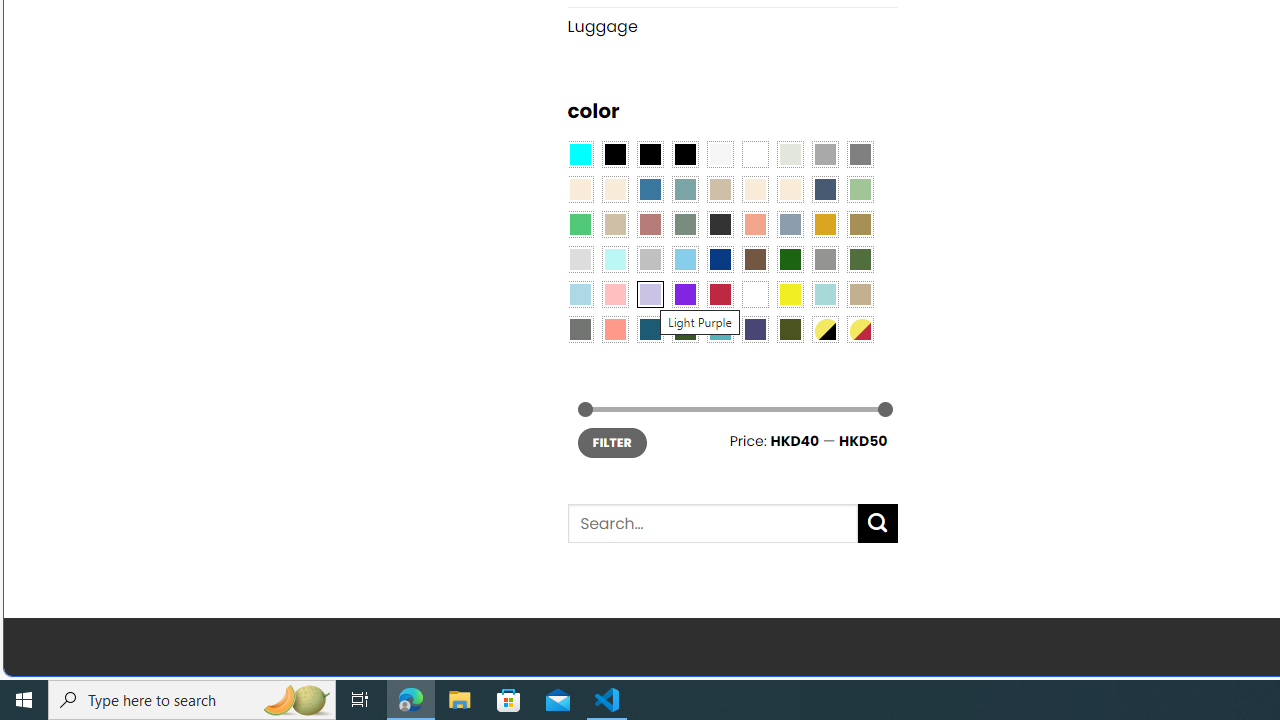  Describe the element at coordinates (788, 258) in the screenshot. I see `'Dark Green'` at that location.